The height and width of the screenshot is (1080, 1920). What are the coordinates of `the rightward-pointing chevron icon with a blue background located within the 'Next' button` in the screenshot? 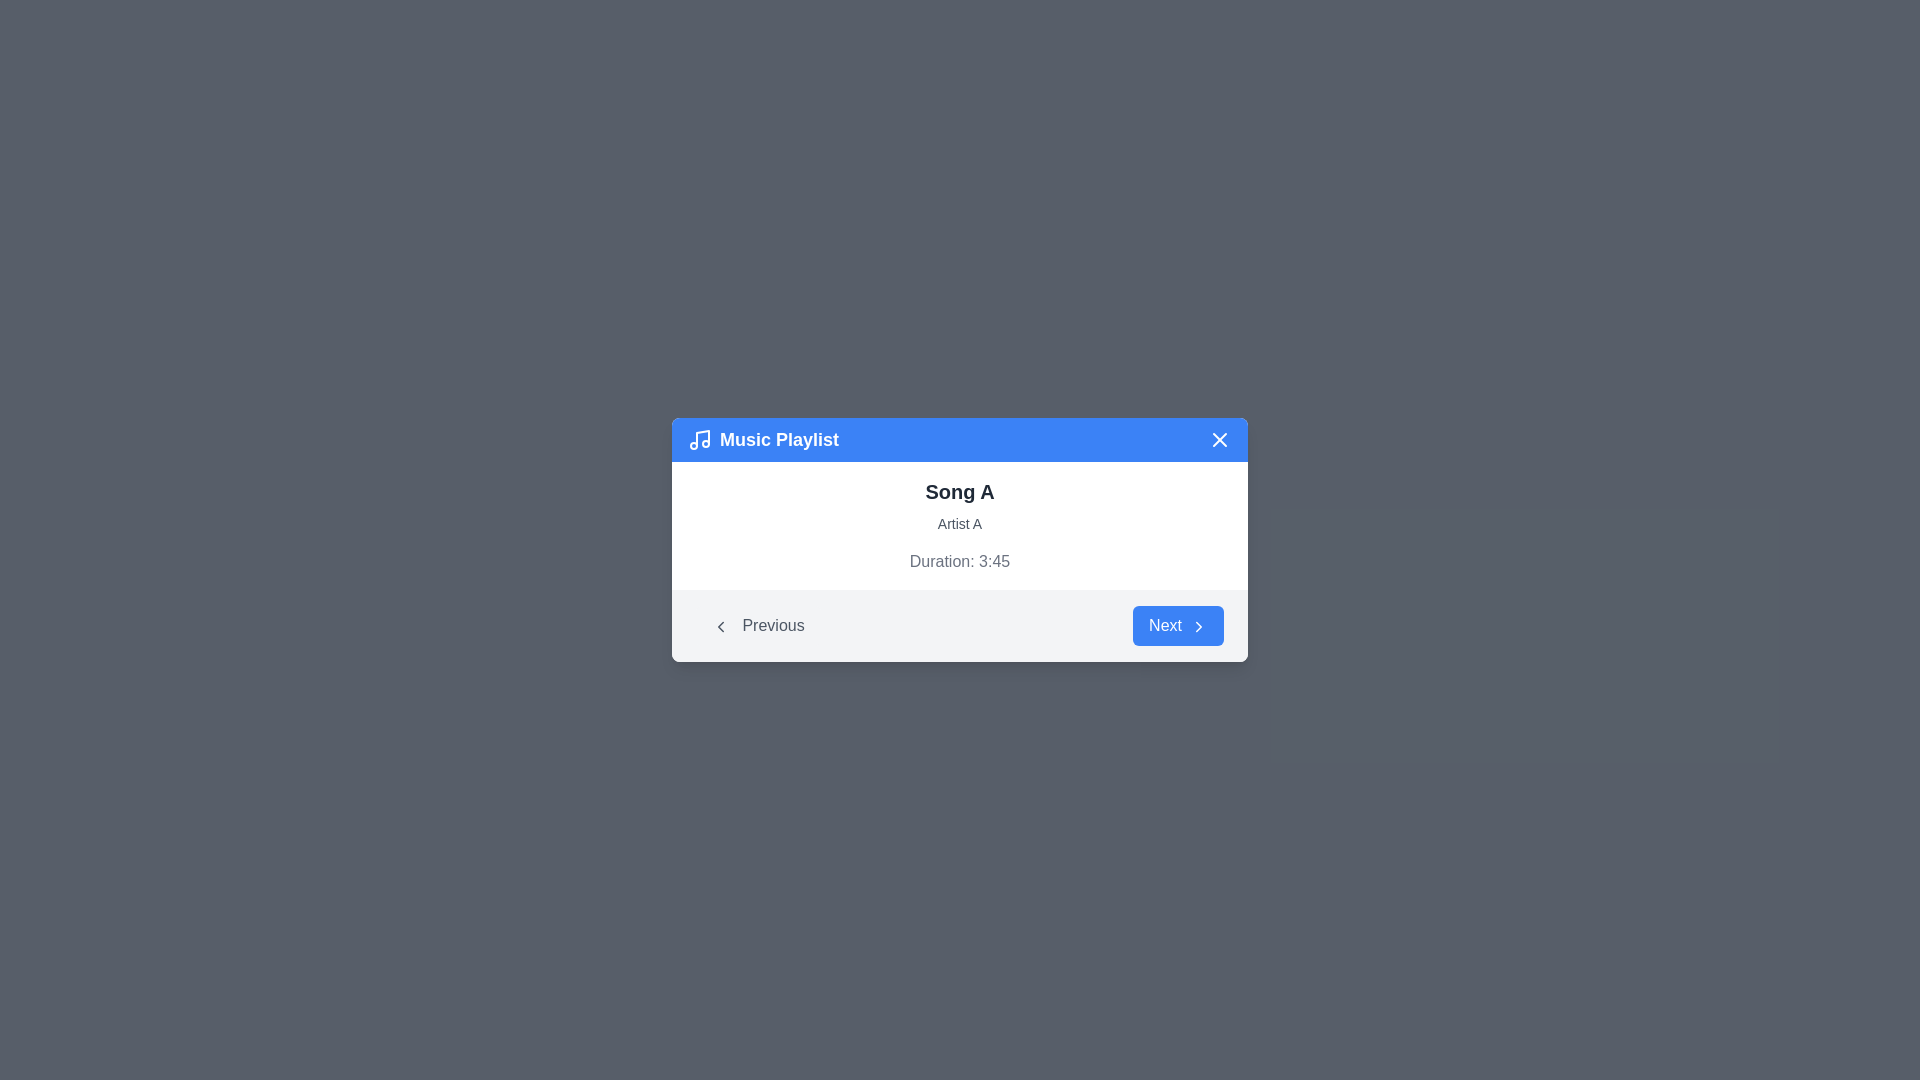 It's located at (1199, 624).